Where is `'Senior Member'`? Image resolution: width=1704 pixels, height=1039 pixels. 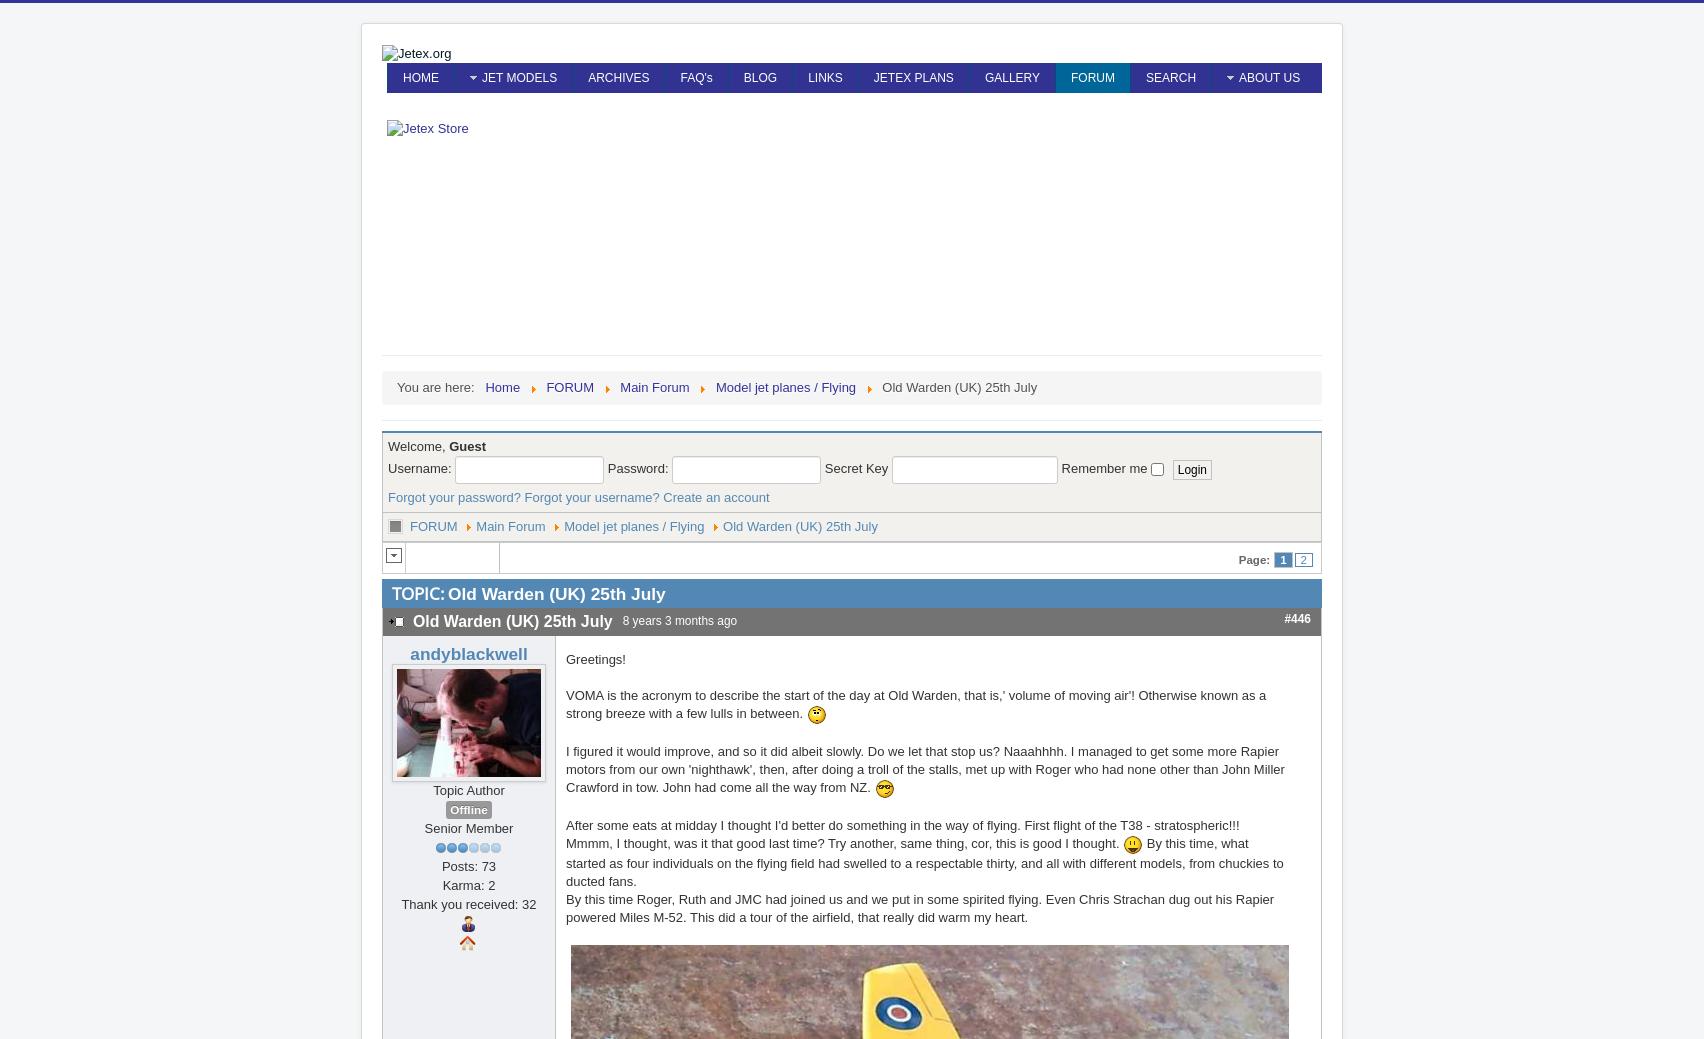 'Senior Member' is located at coordinates (422, 826).